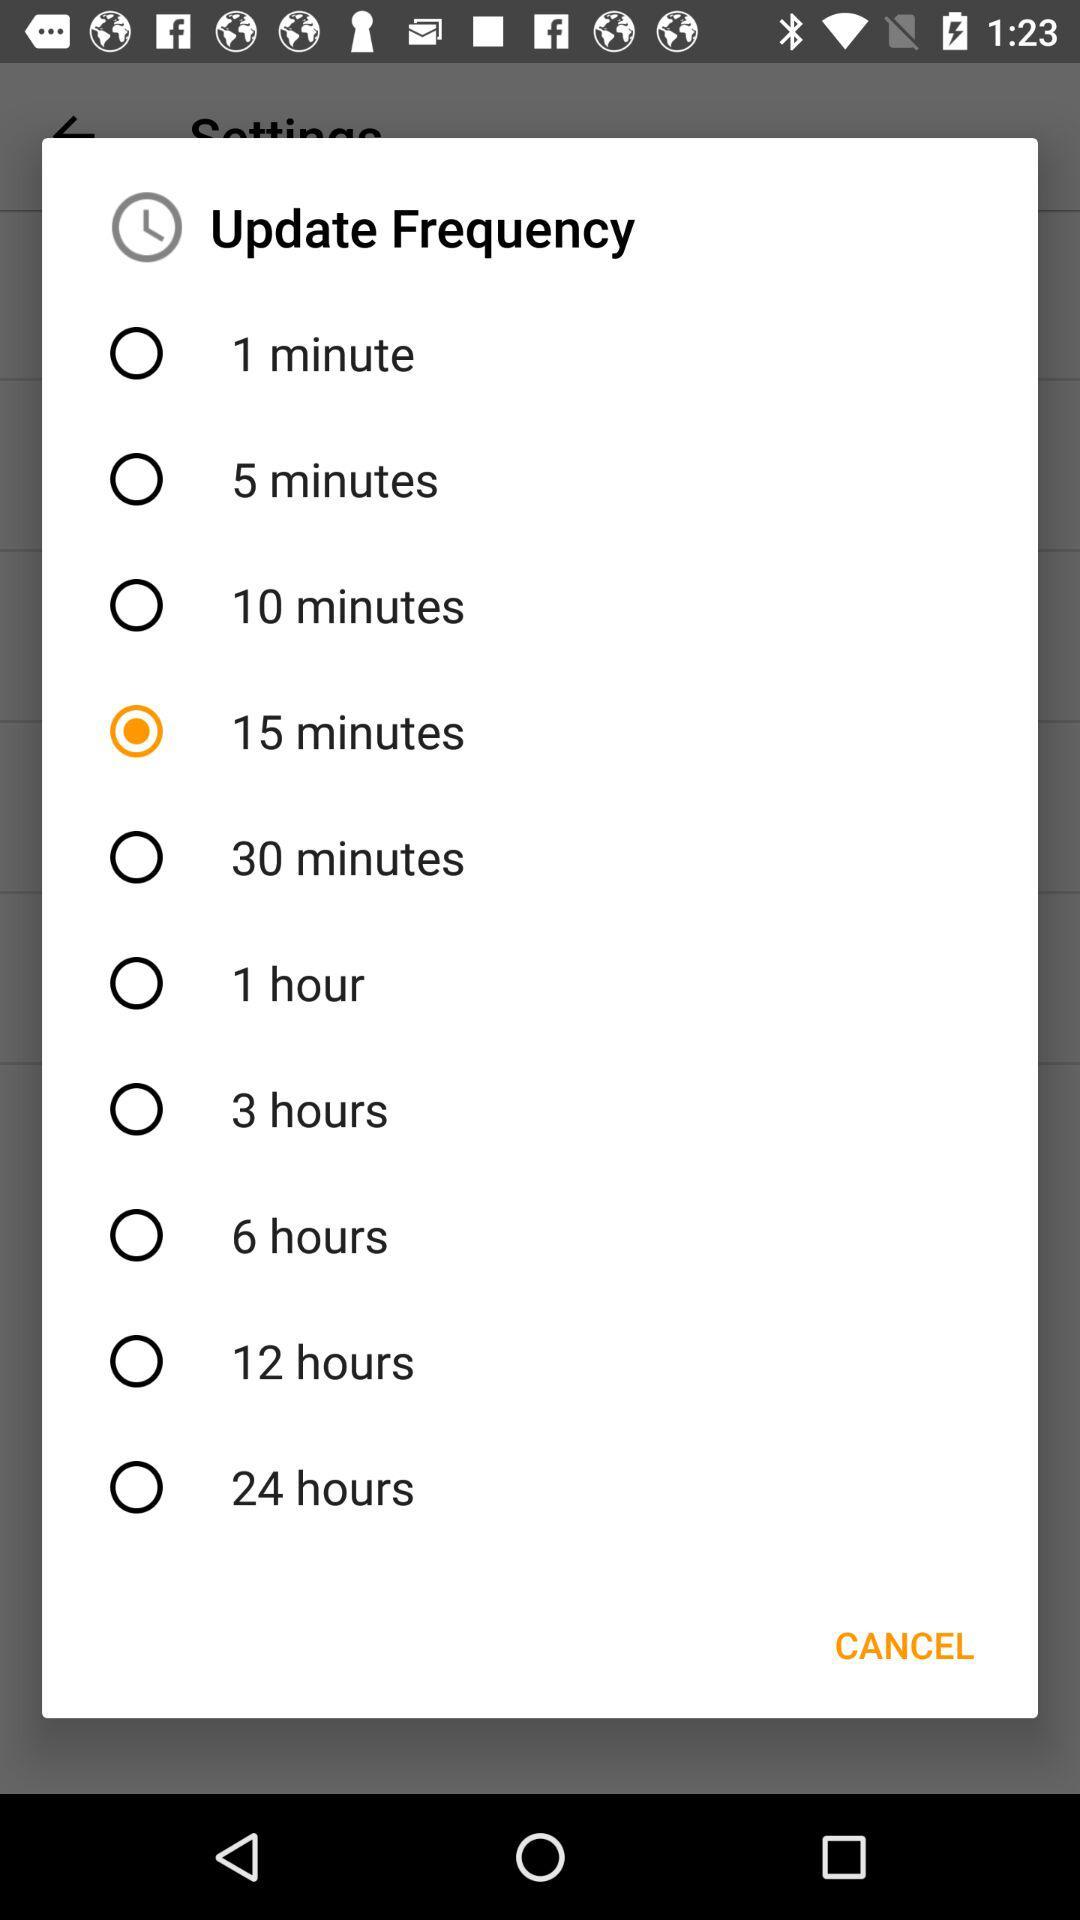 This screenshot has height=1920, width=1080. What do you see at coordinates (540, 857) in the screenshot?
I see `the 30 minutes item` at bounding box center [540, 857].